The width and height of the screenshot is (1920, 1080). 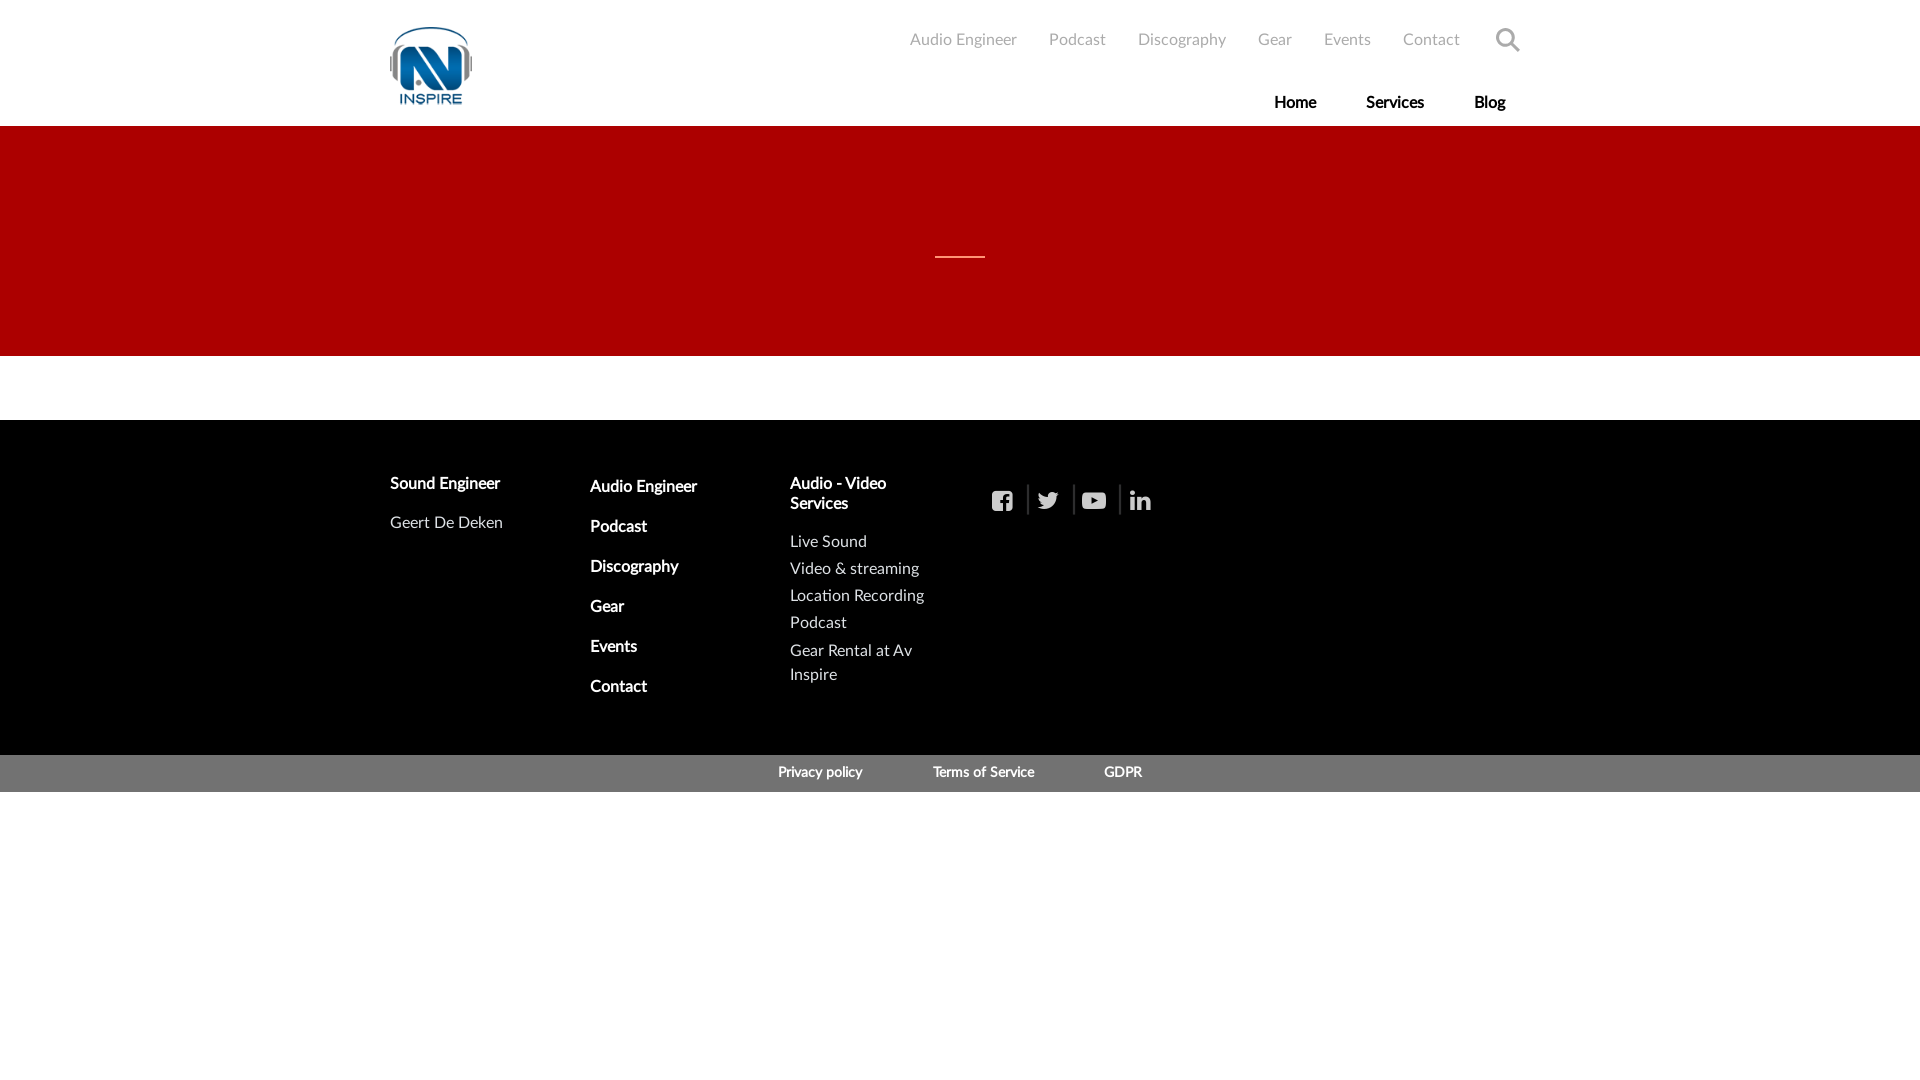 I want to click on 'Terms of Service', so click(x=982, y=772).